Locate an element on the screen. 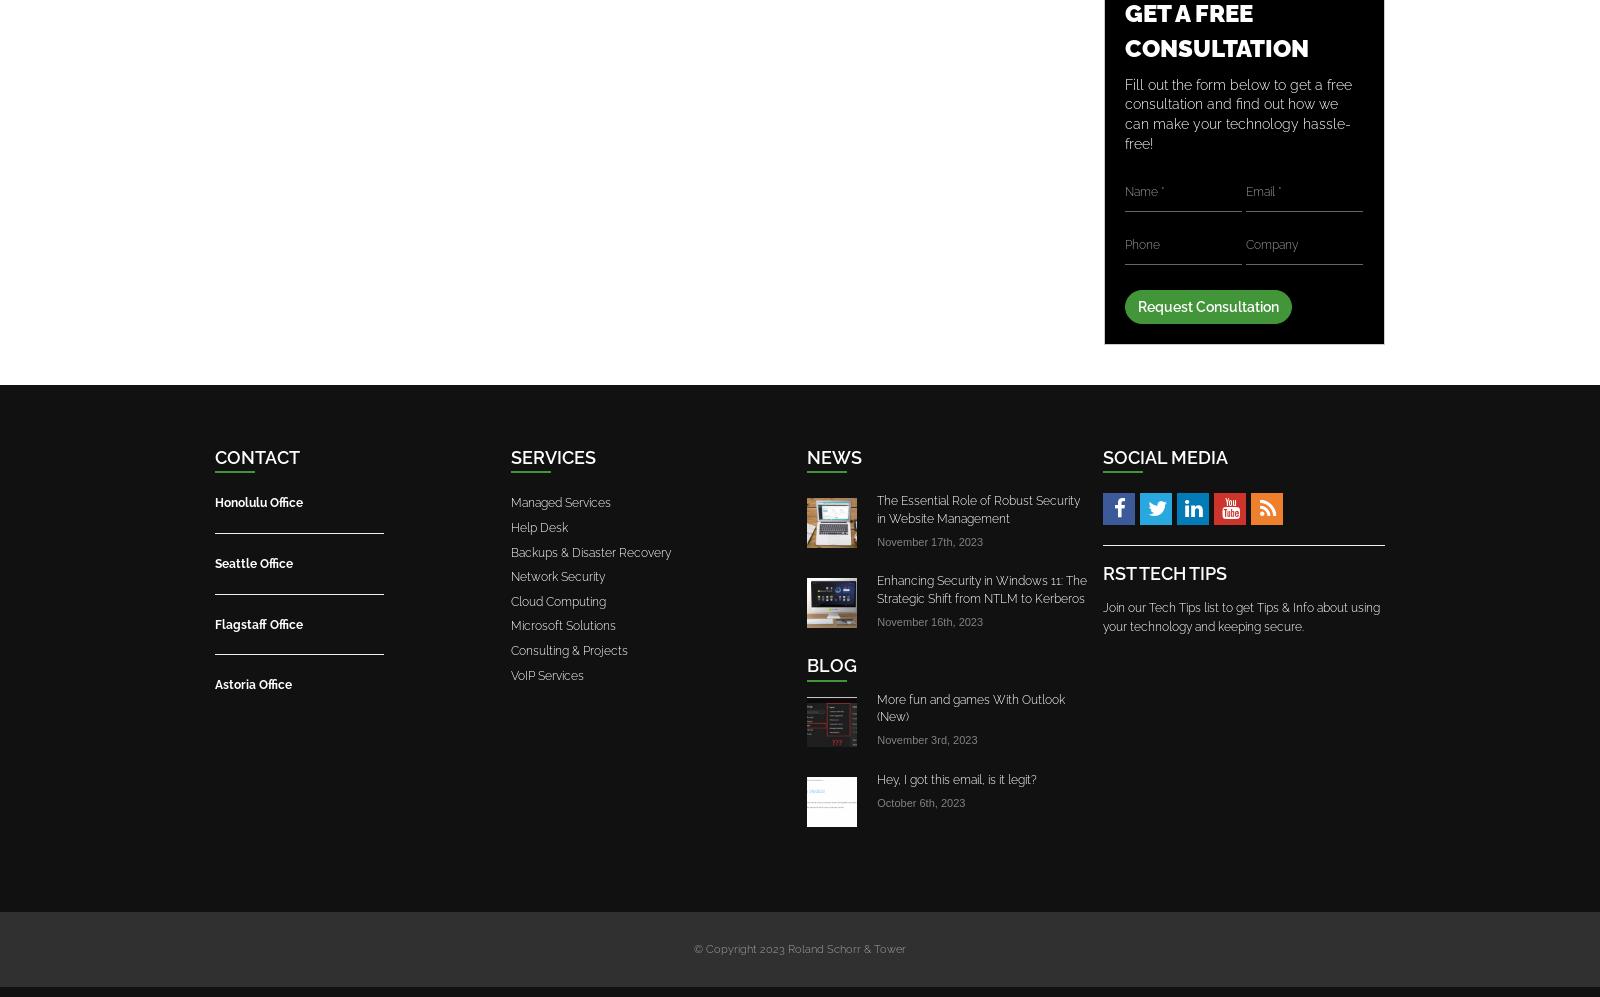  'Contact' is located at coordinates (257, 457).